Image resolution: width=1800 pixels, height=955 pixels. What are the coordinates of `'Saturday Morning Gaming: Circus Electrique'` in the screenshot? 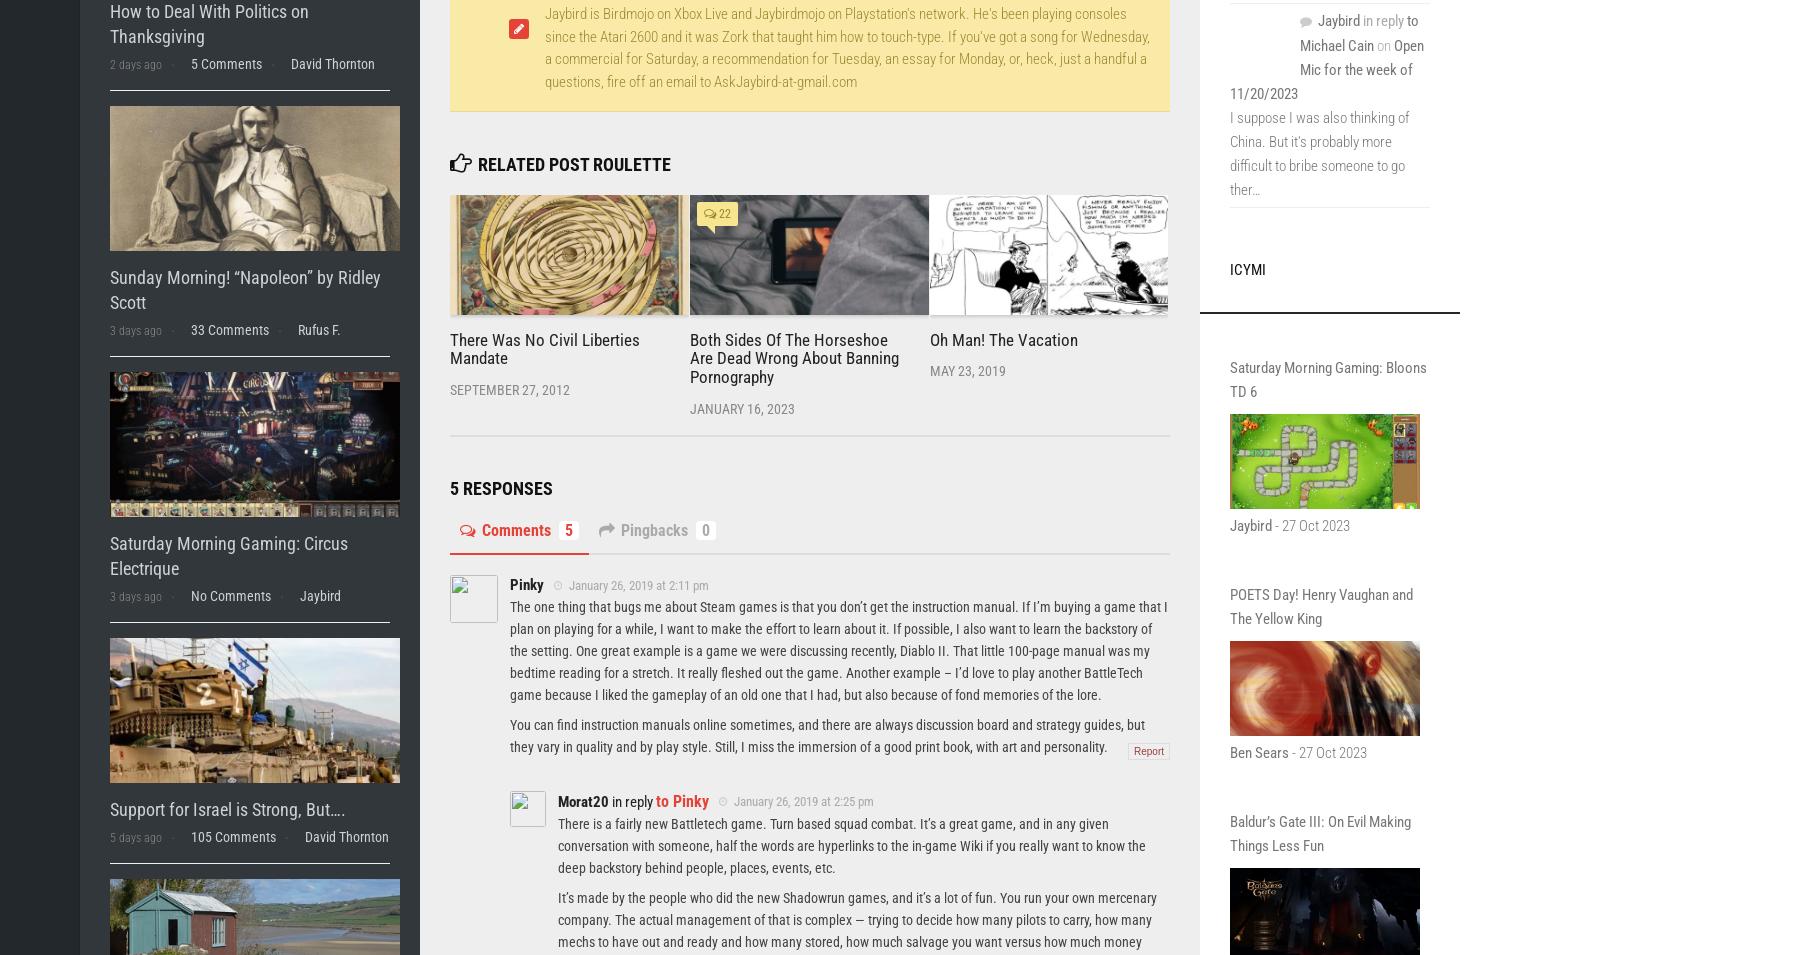 It's located at (227, 555).